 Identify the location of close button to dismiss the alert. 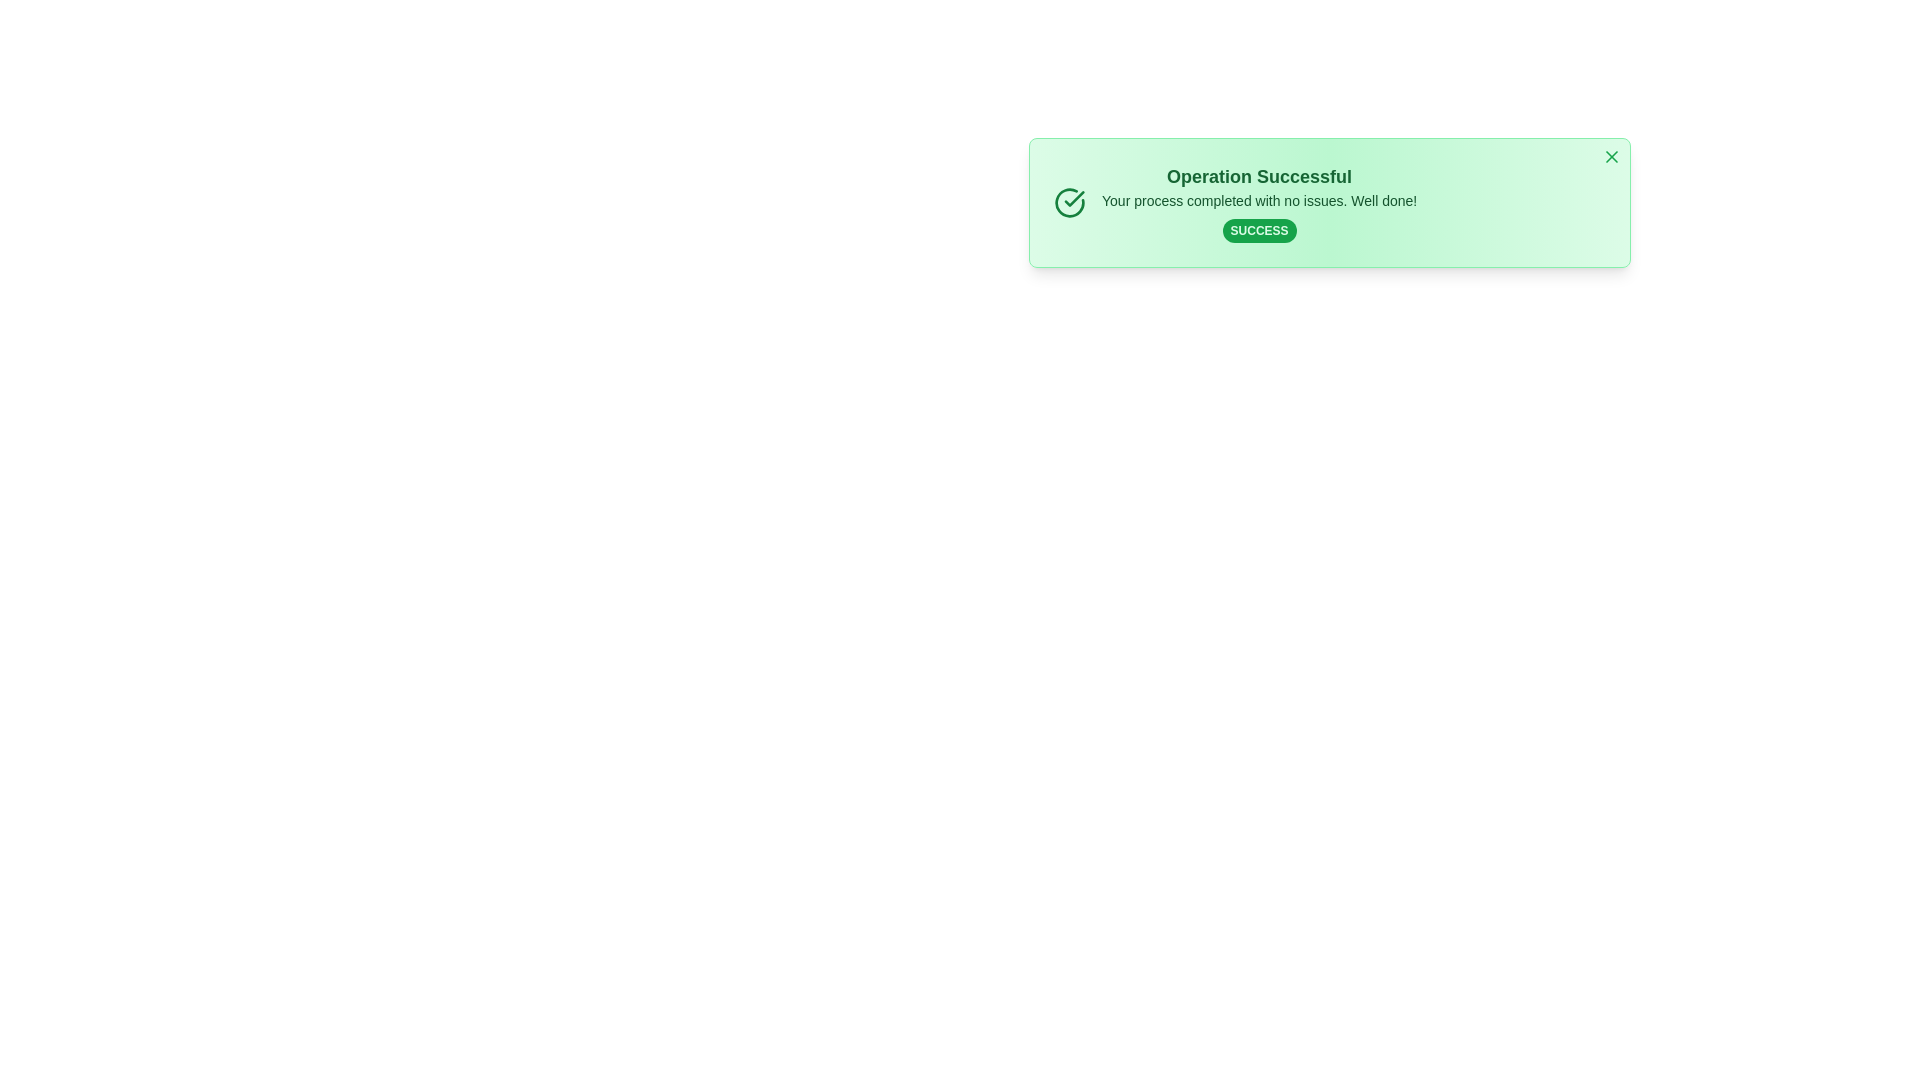
(1612, 156).